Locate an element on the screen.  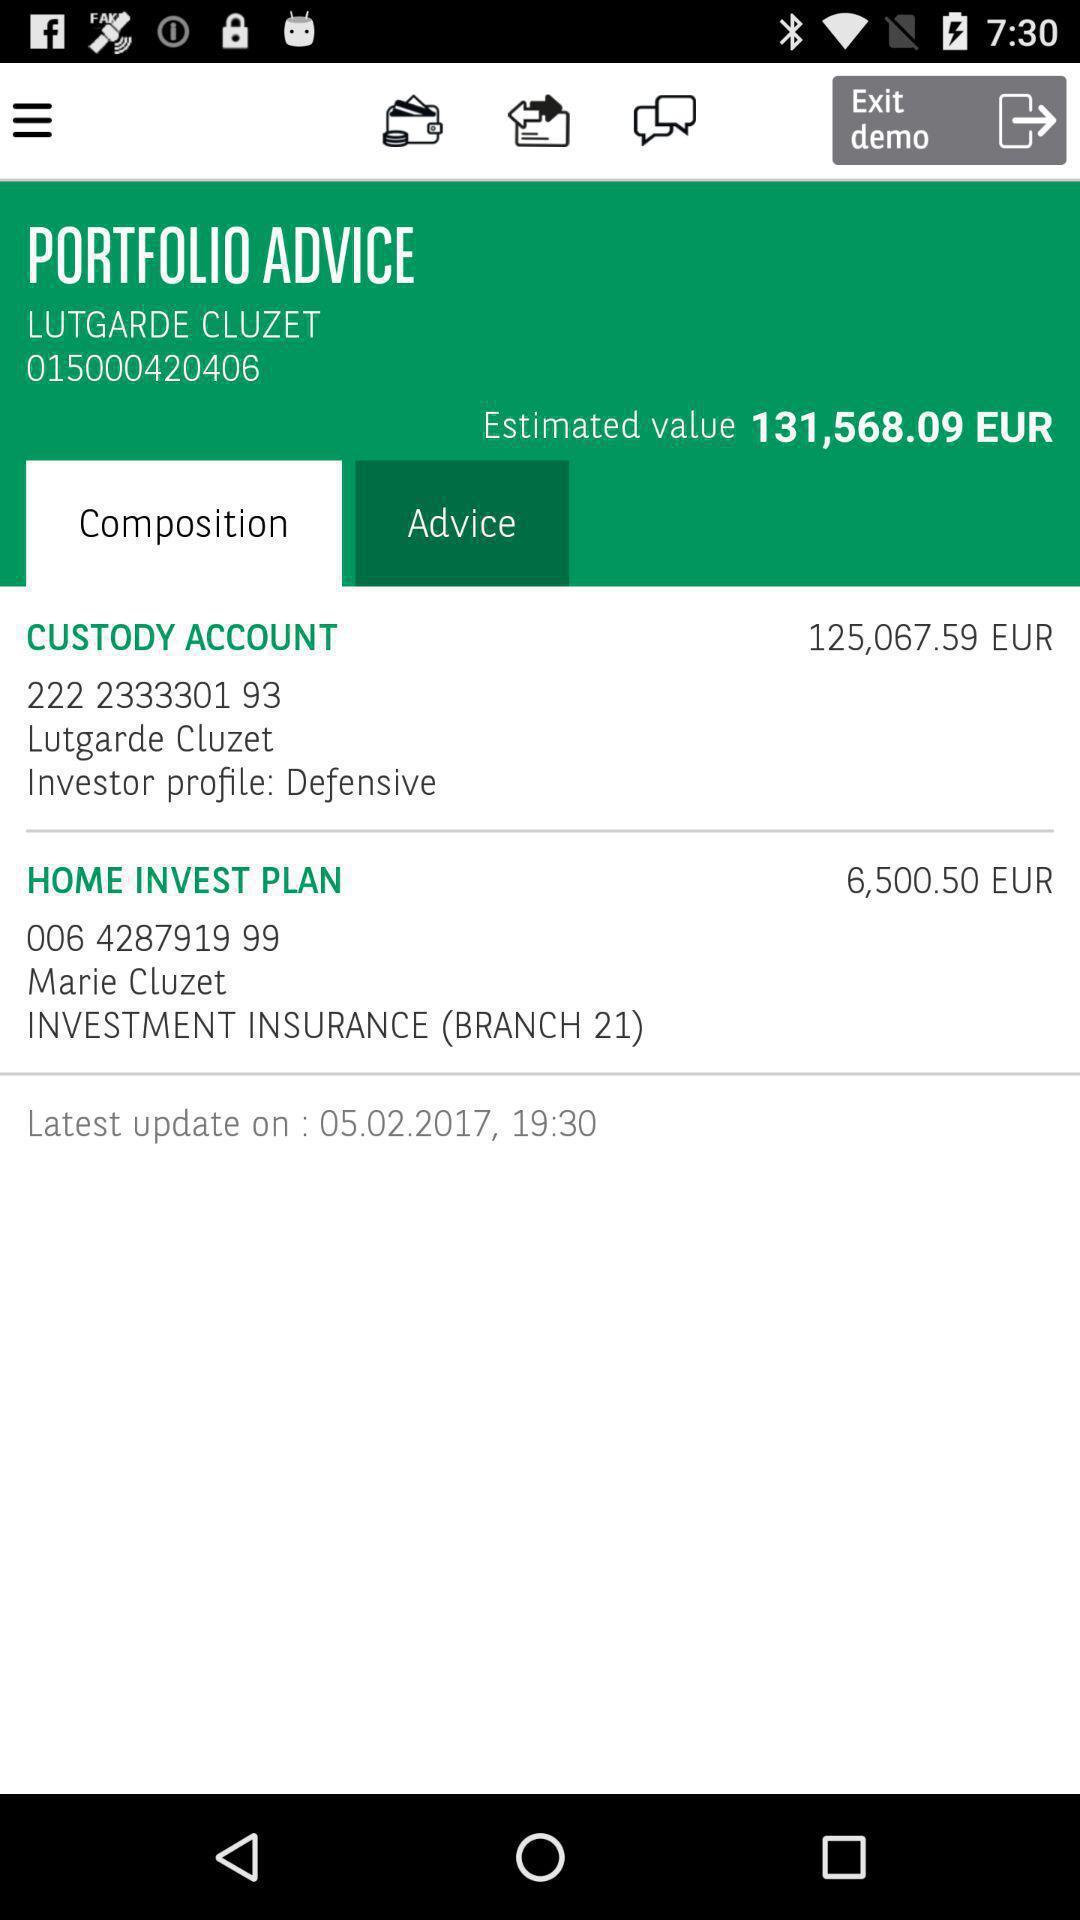
125 067 59 is located at coordinates (917, 636).